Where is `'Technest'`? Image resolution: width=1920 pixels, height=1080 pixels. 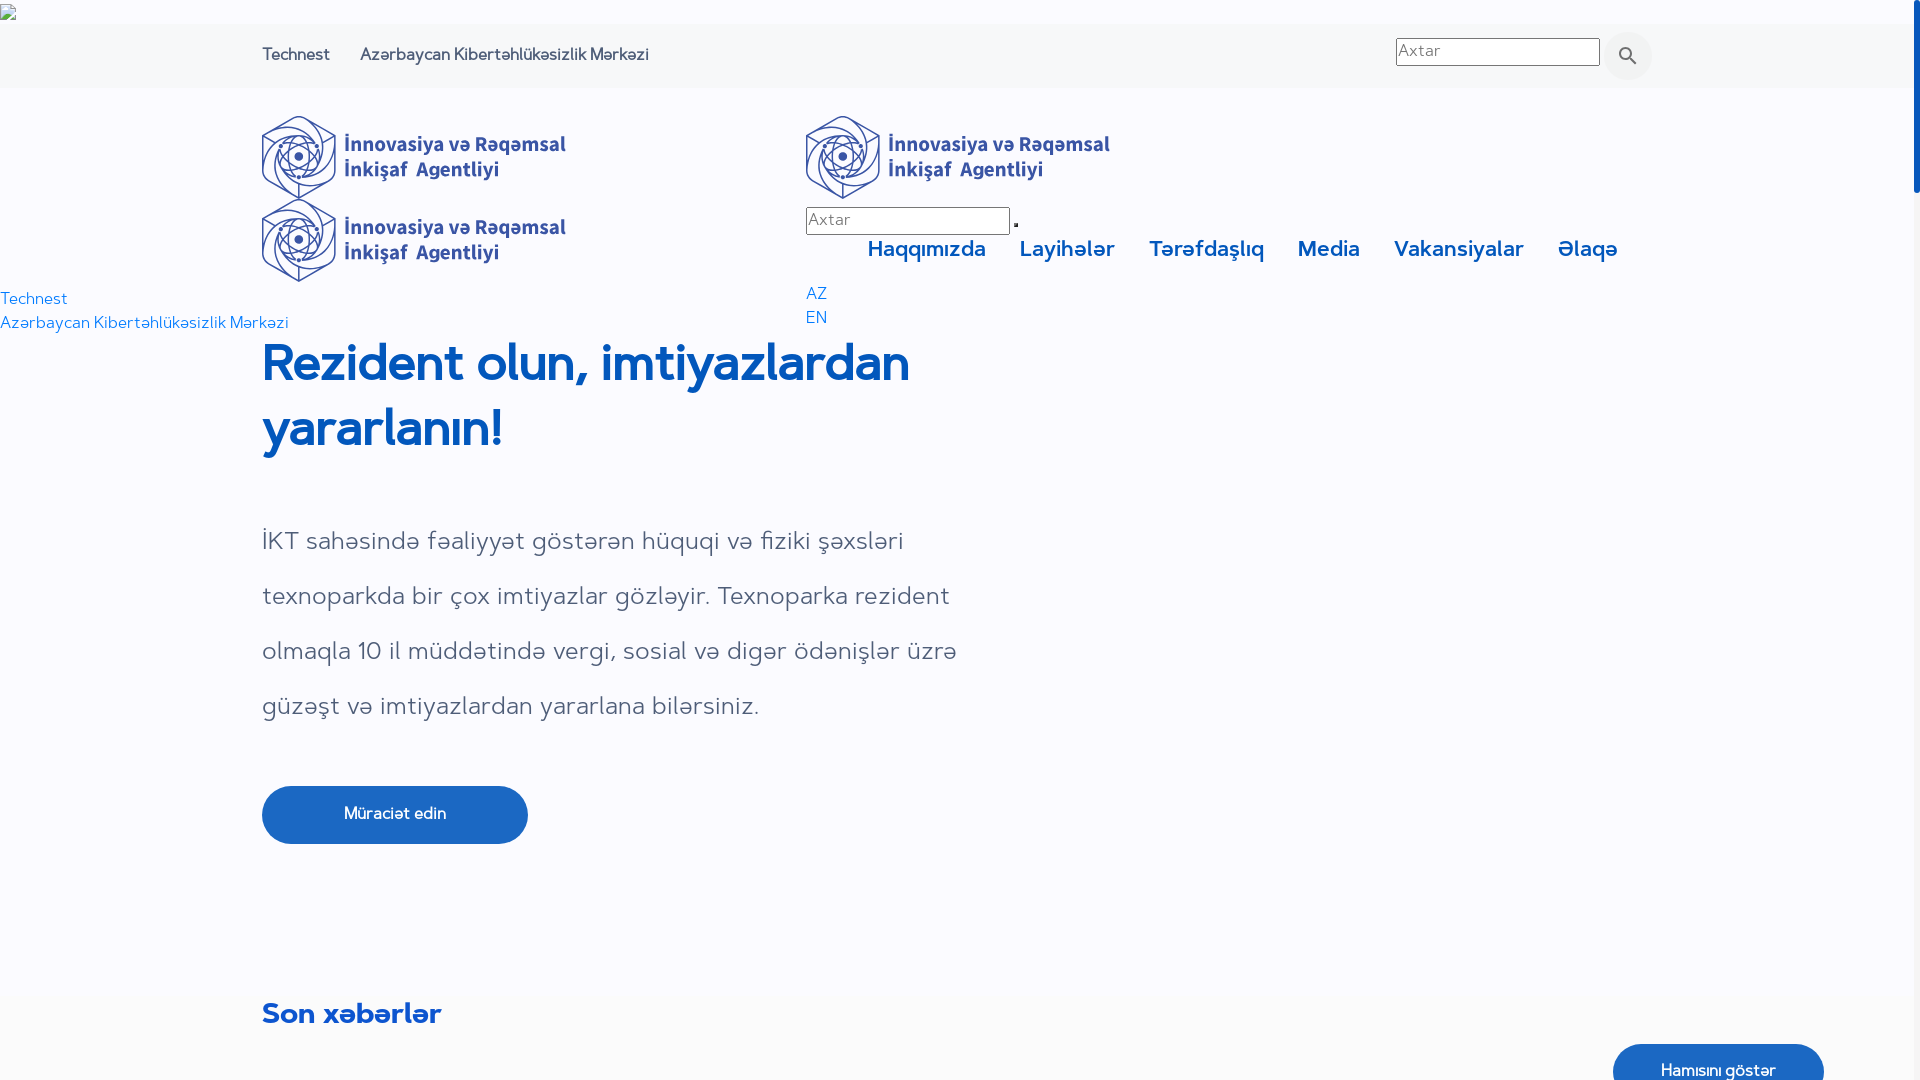 'Technest' is located at coordinates (33, 300).